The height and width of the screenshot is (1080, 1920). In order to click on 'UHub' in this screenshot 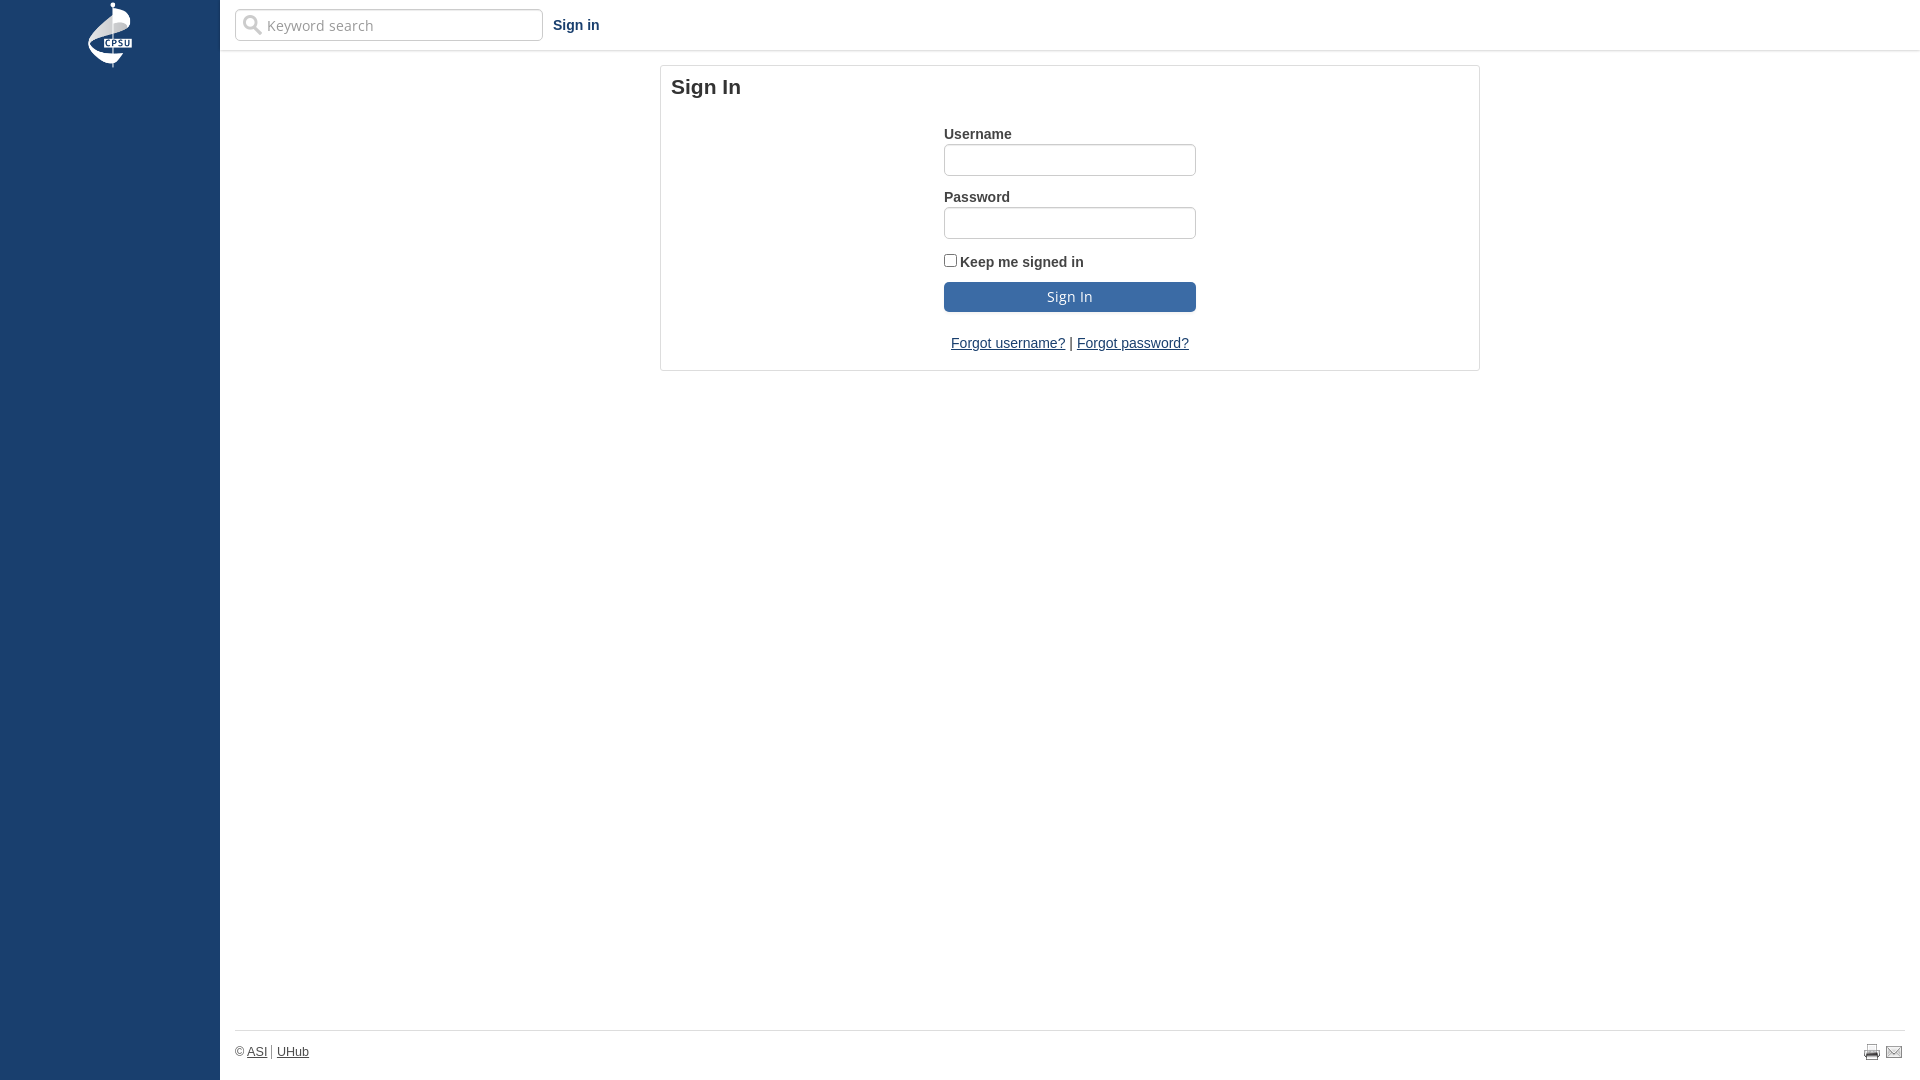, I will do `click(291, 1051)`.